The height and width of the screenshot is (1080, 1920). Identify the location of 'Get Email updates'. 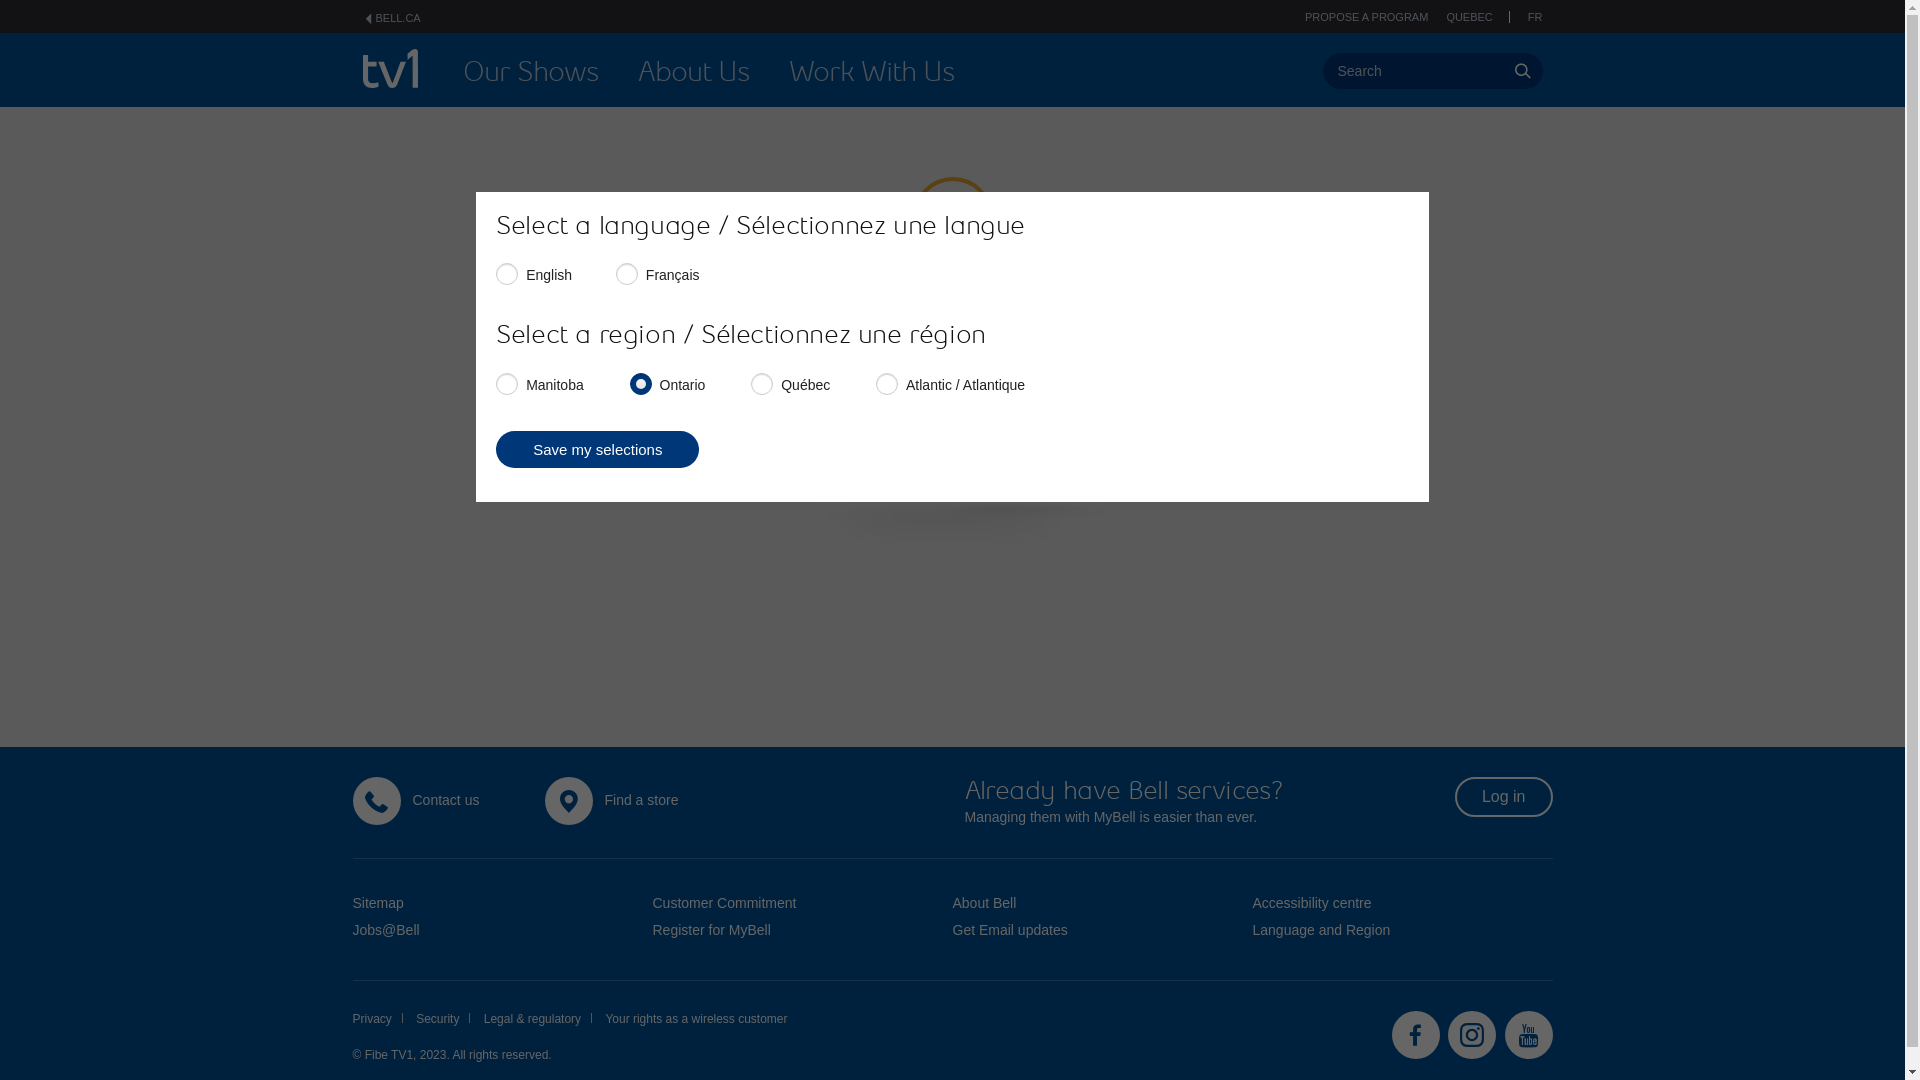
(1009, 929).